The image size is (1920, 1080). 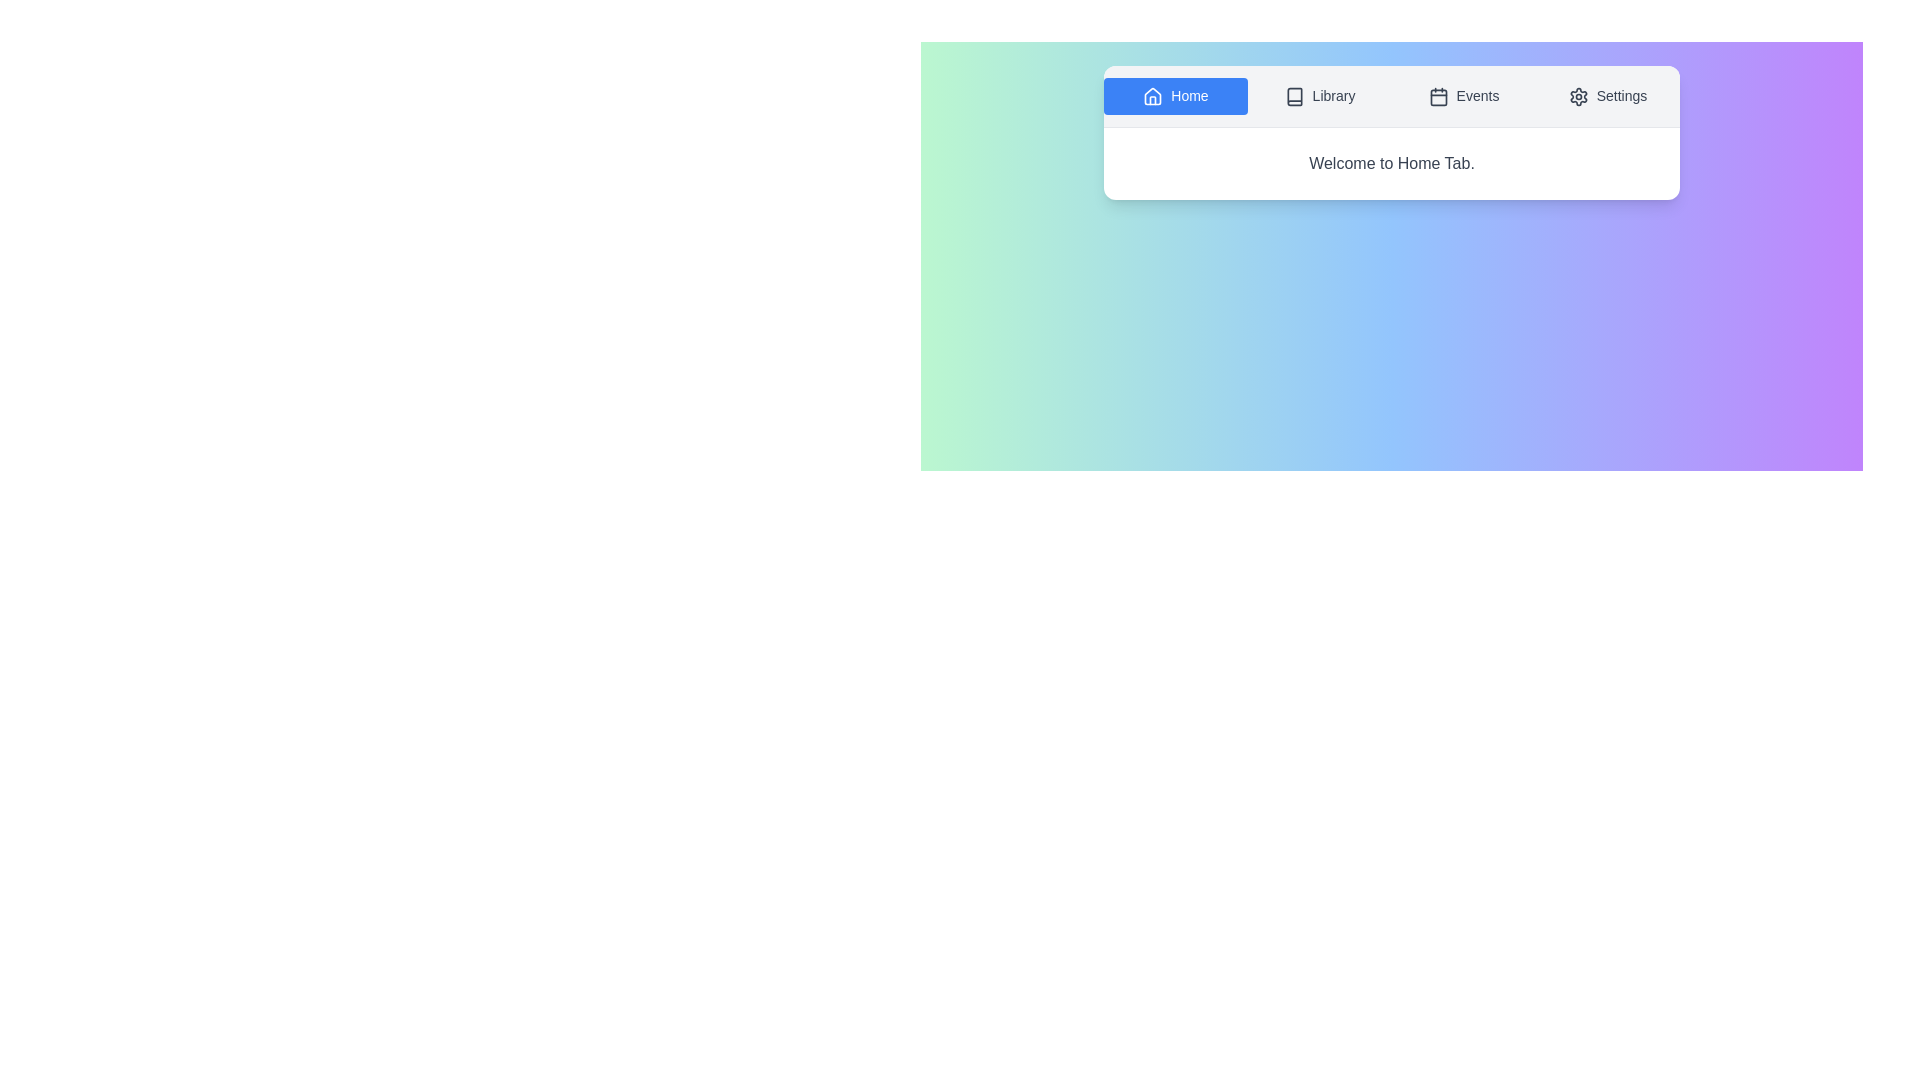 What do you see at coordinates (1608, 96) in the screenshot?
I see `the 'Settings' button, which is a transparent button with rounded borders and a gear icon, to trigger its visual effect` at bounding box center [1608, 96].